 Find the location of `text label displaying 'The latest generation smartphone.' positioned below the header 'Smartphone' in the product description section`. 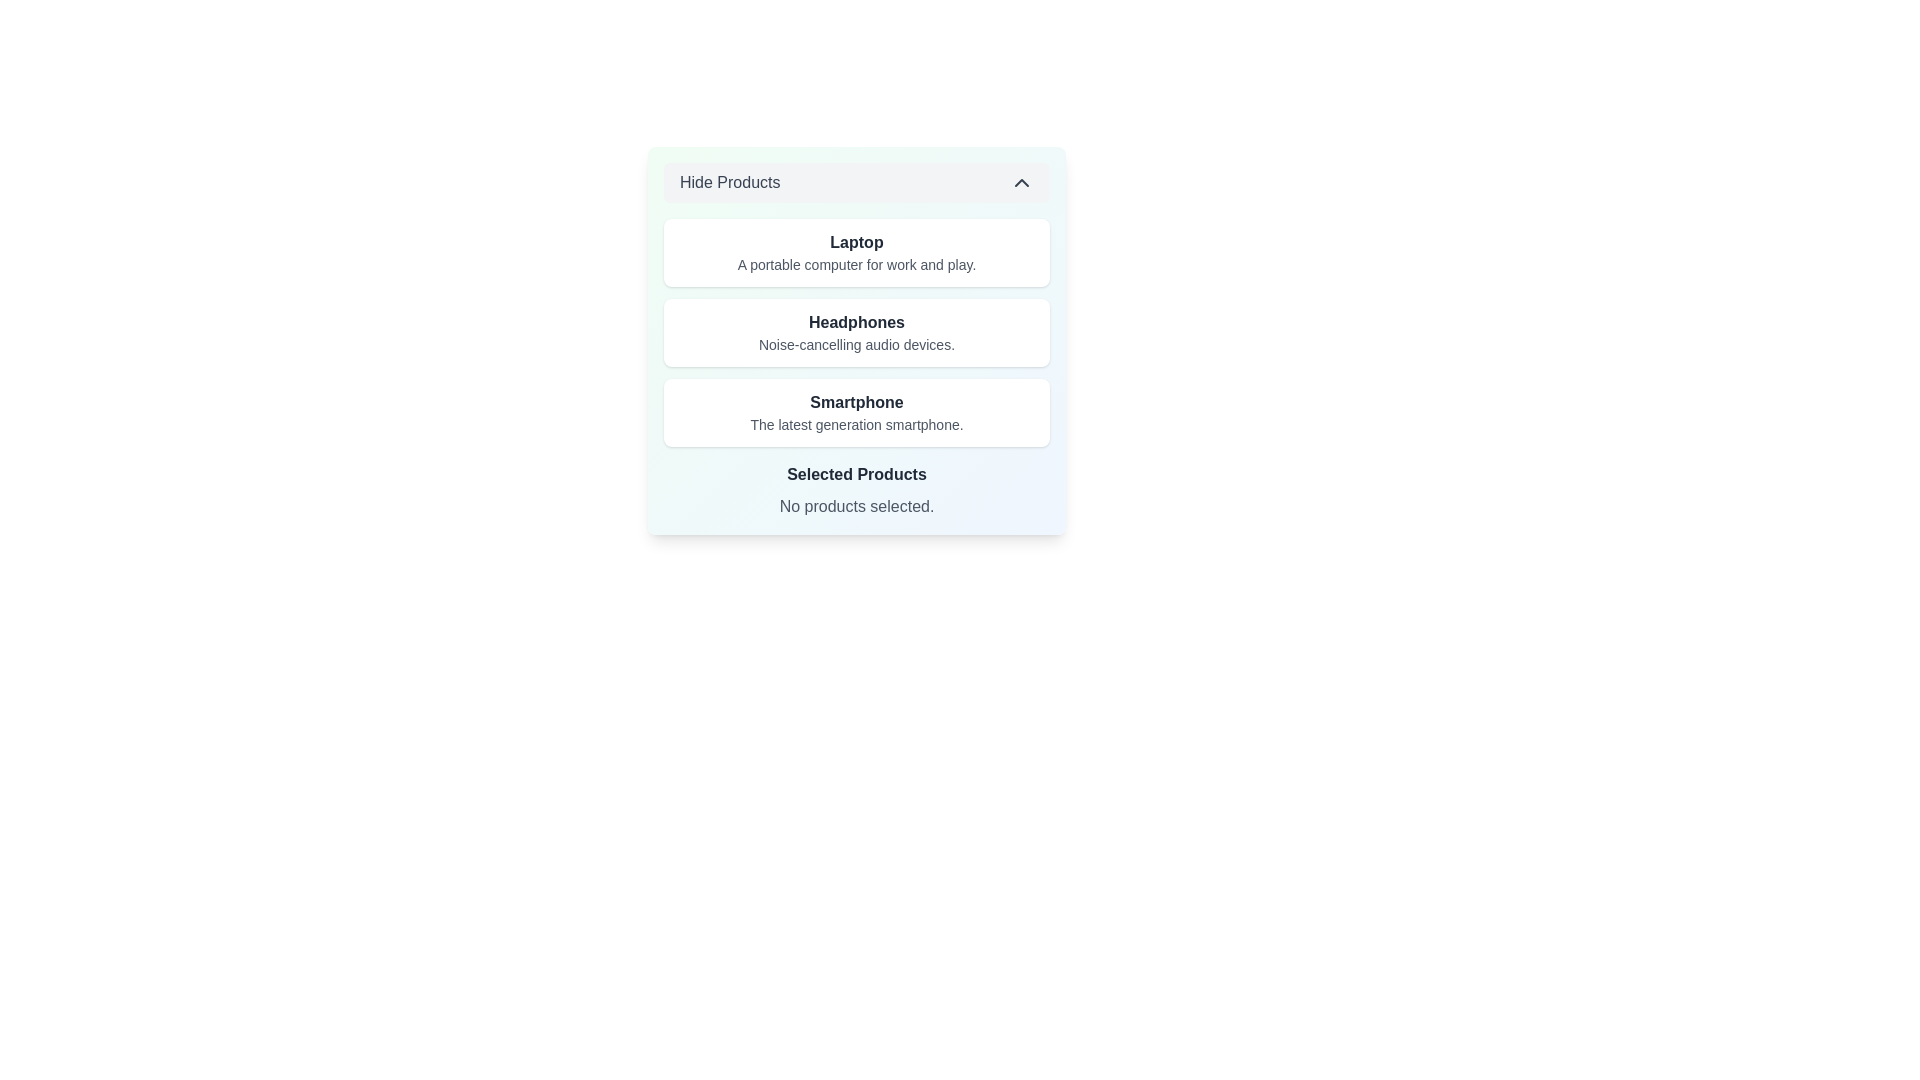

text label displaying 'The latest generation smartphone.' positioned below the header 'Smartphone' in the product description section is located at coordinates (857, 423).